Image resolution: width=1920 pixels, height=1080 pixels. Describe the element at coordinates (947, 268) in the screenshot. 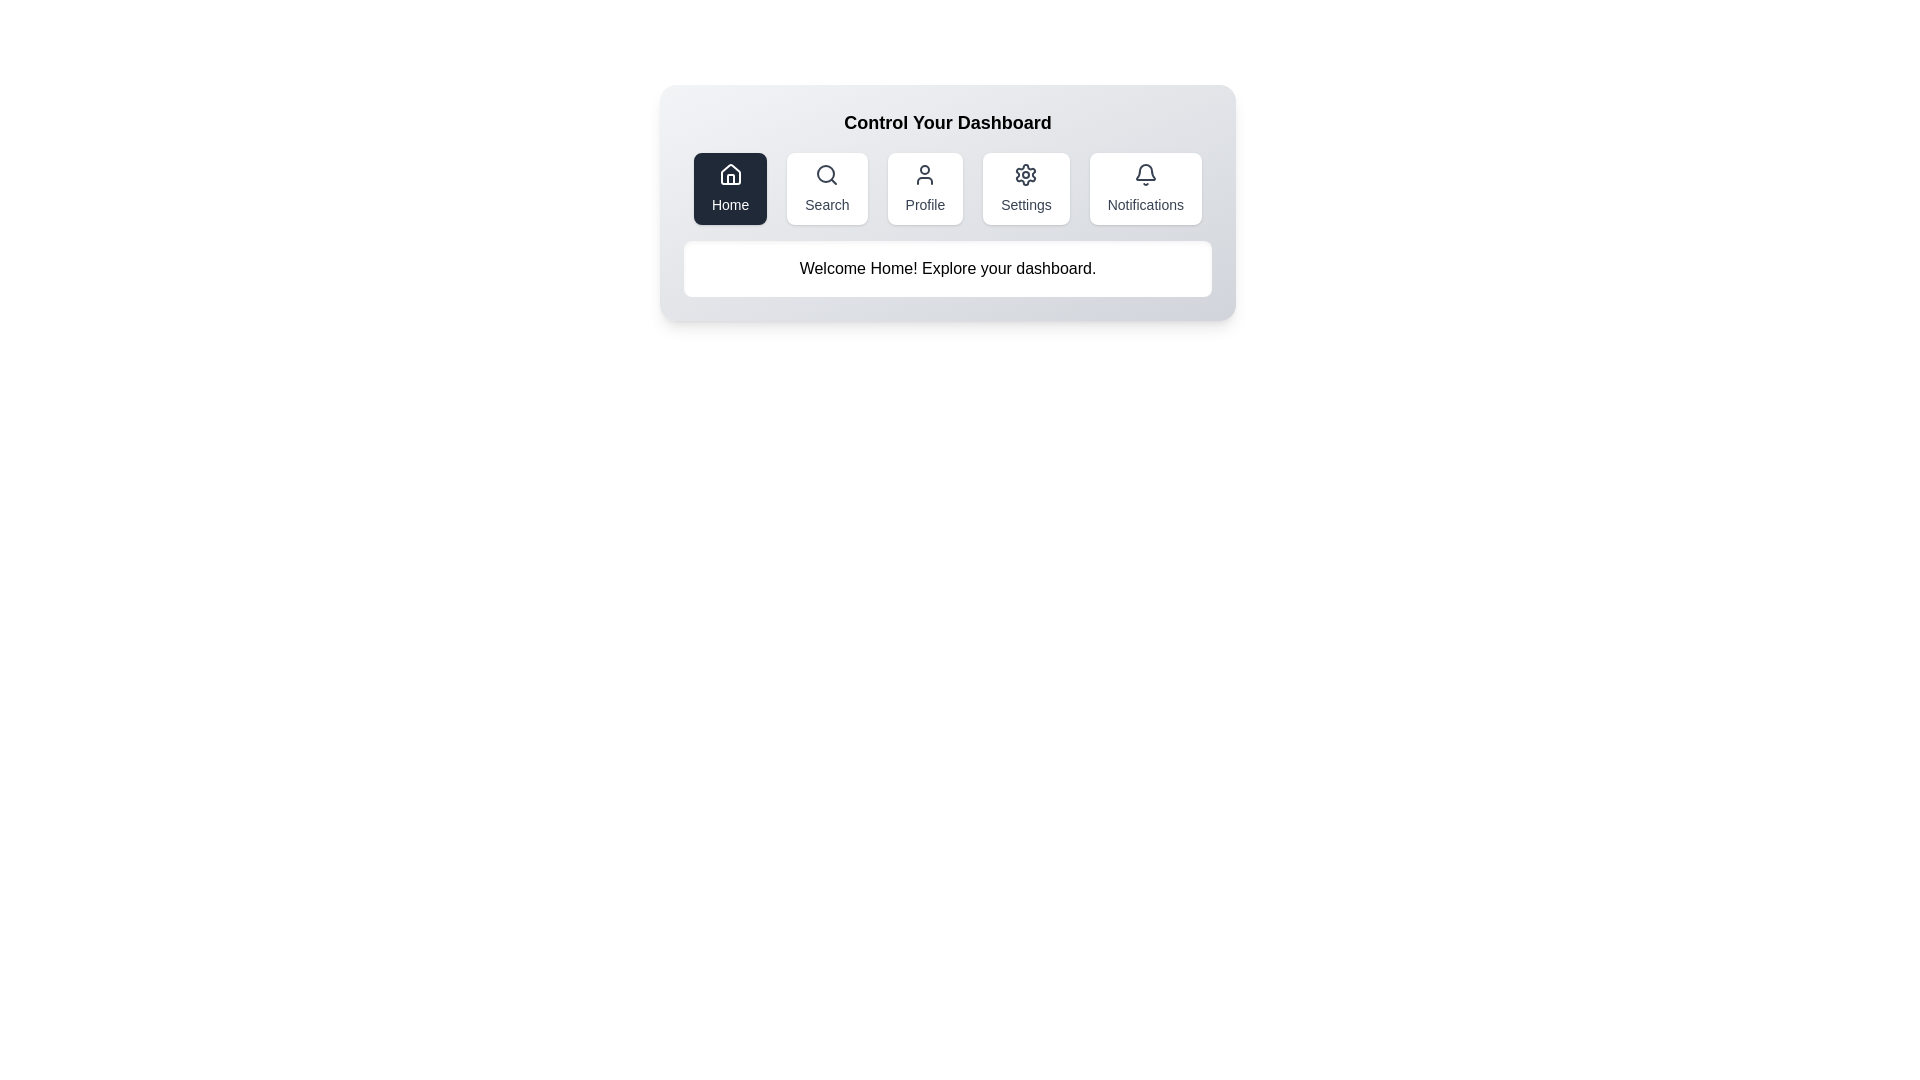

I see `the text block that reads 'Welcome Home! Explore your dashboard.', which is centrally positioned beneath the main navigation buttons` at that location.